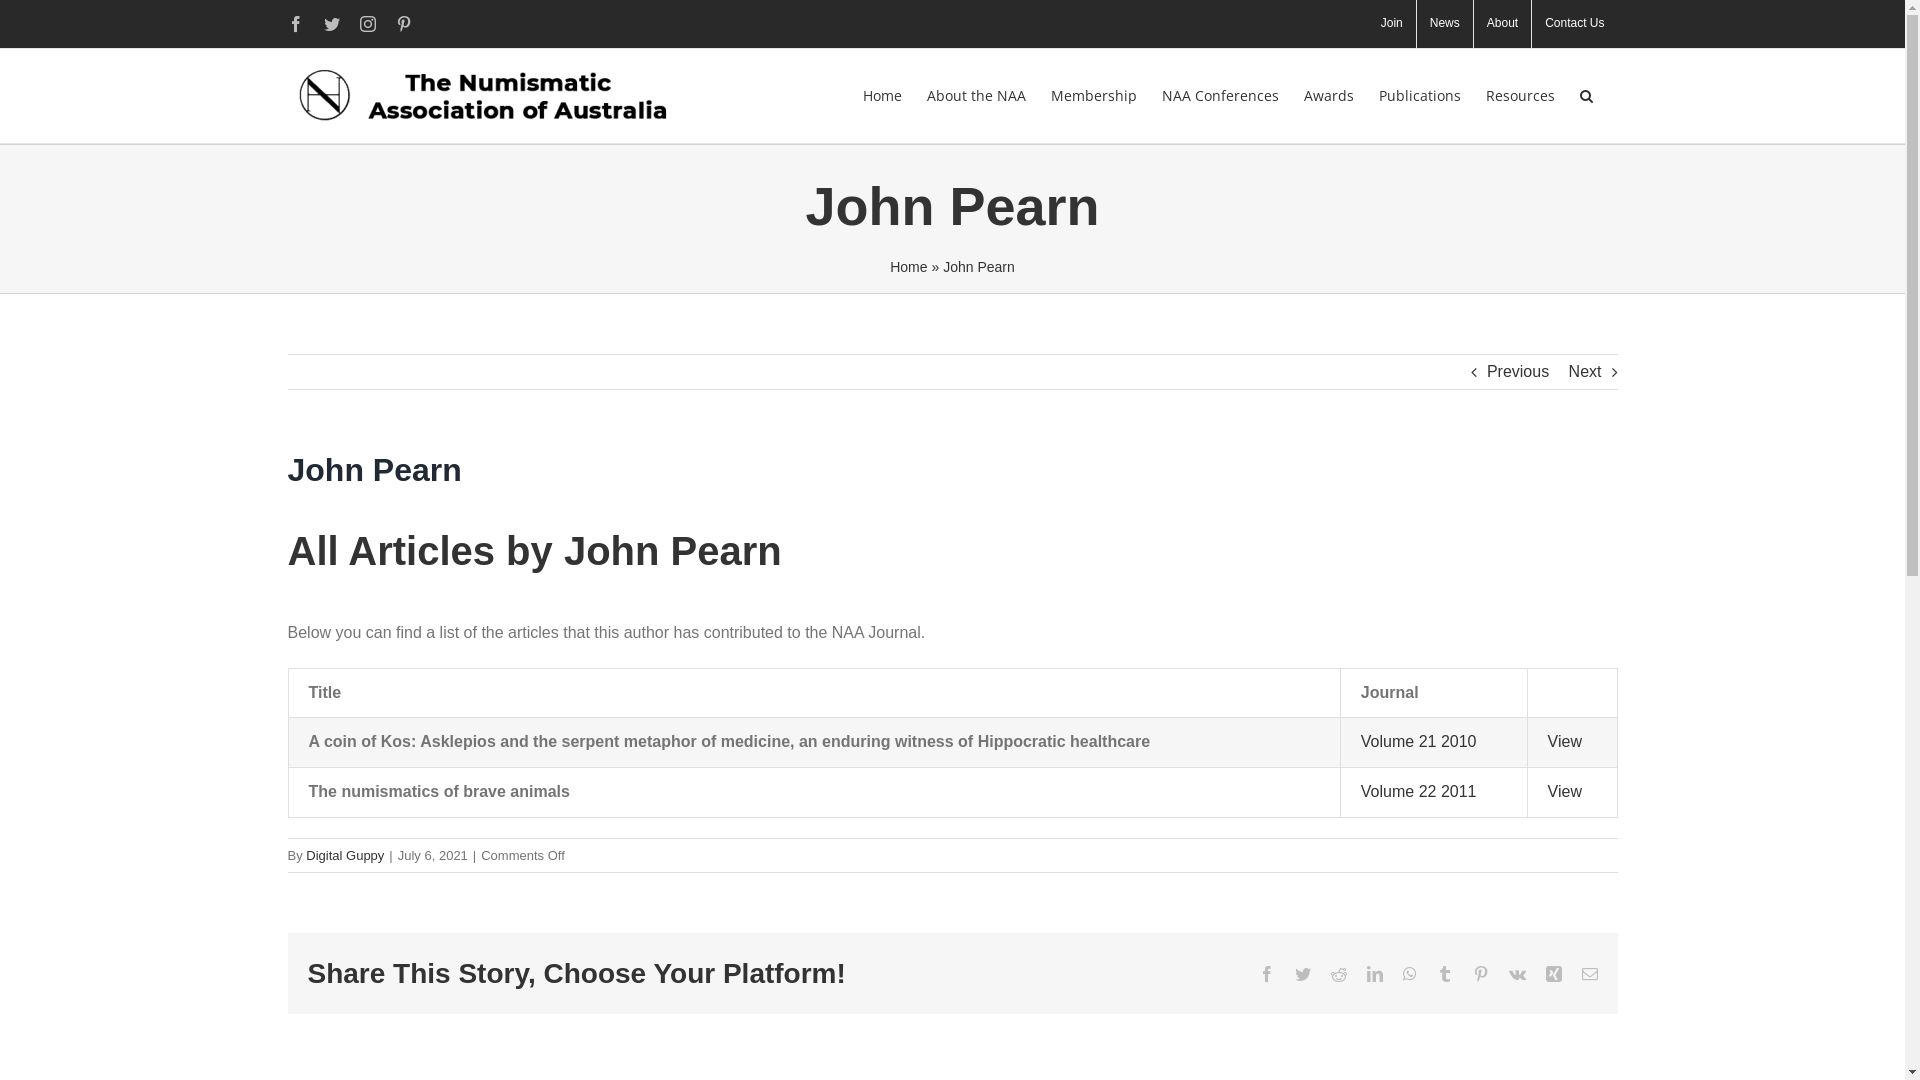 The height and width of the screenshot is (1080, 1920). What do you see at coordinates (1415, 23) in the screenshot?
I see `'News'` at bounding box center [1415, 23].